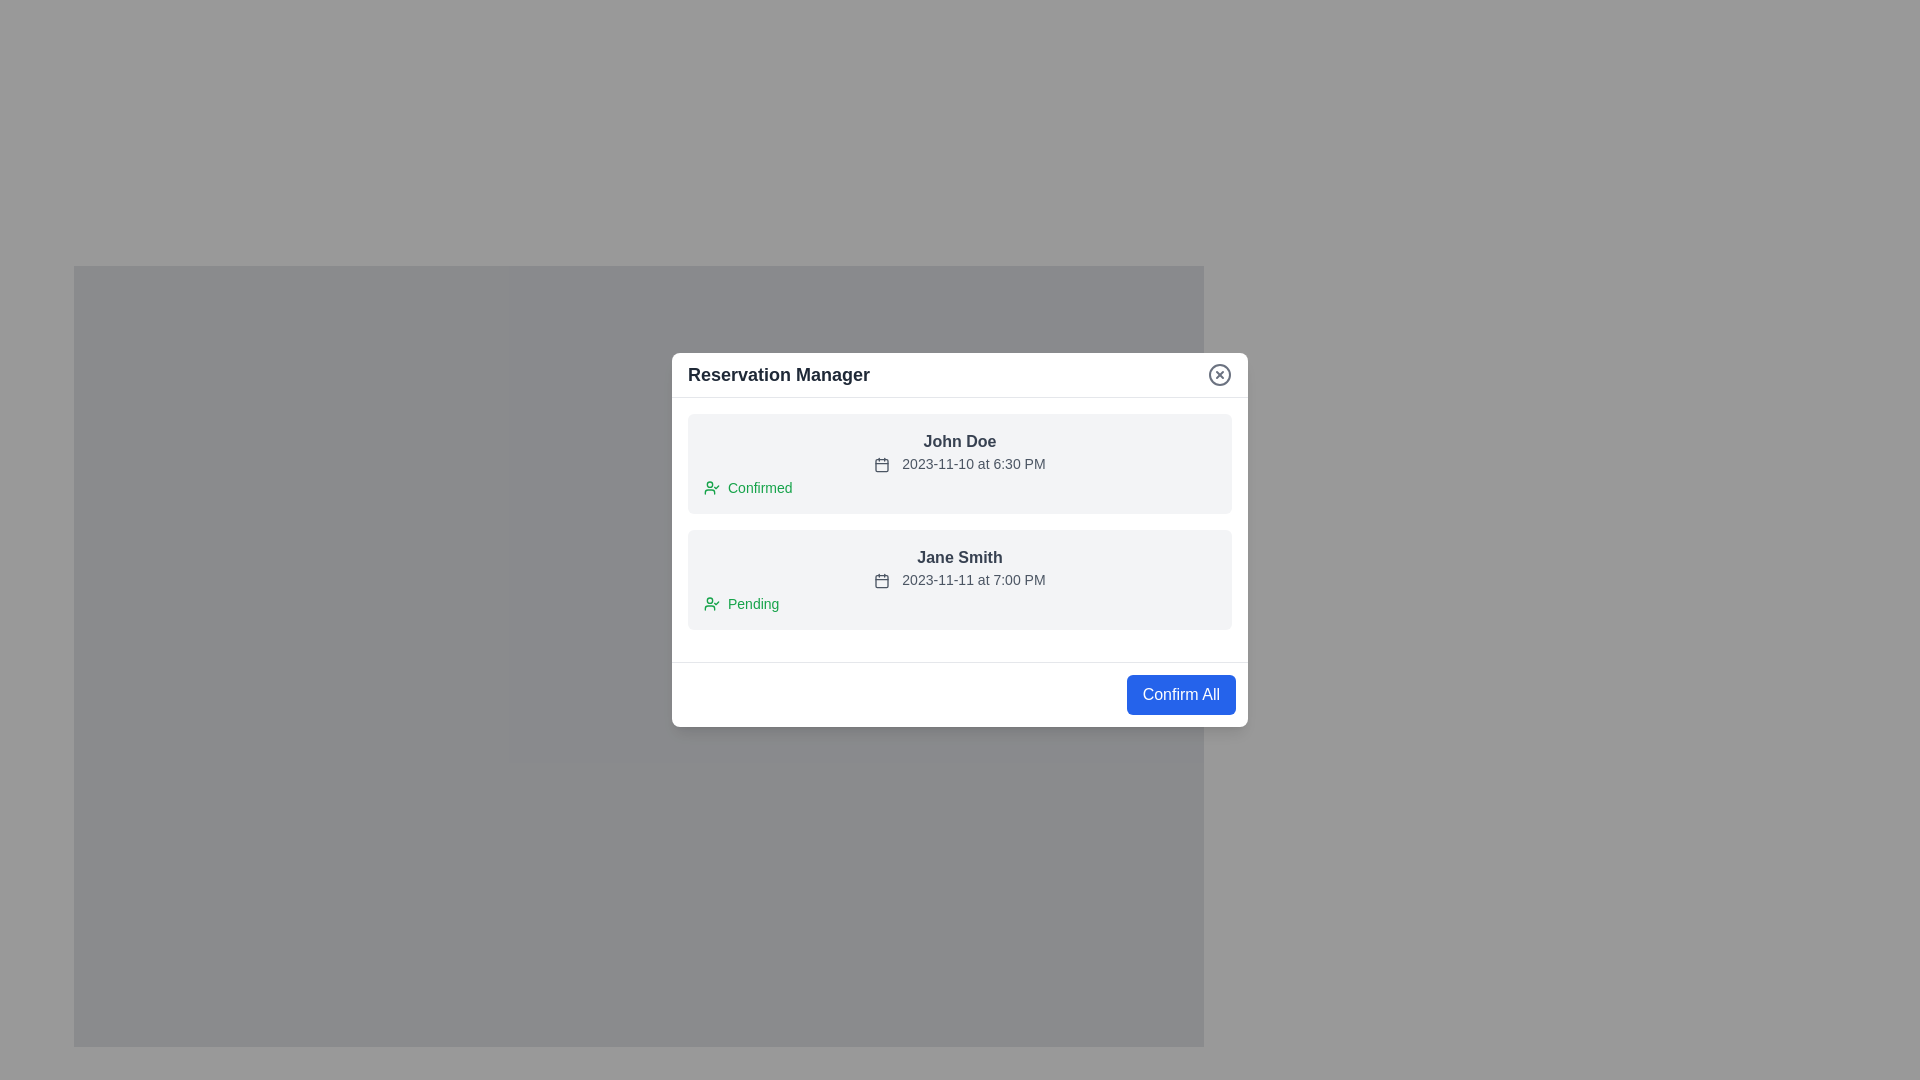 The height and width of the screenshot is (1080, 1920). Describe the element at coordinates (960, 488) in the screenshot. I see `the confirmation status indicator located below 'John Doe' and the reservation date '2023-11-10 at 6:30 PM' in the user details section` at that location.